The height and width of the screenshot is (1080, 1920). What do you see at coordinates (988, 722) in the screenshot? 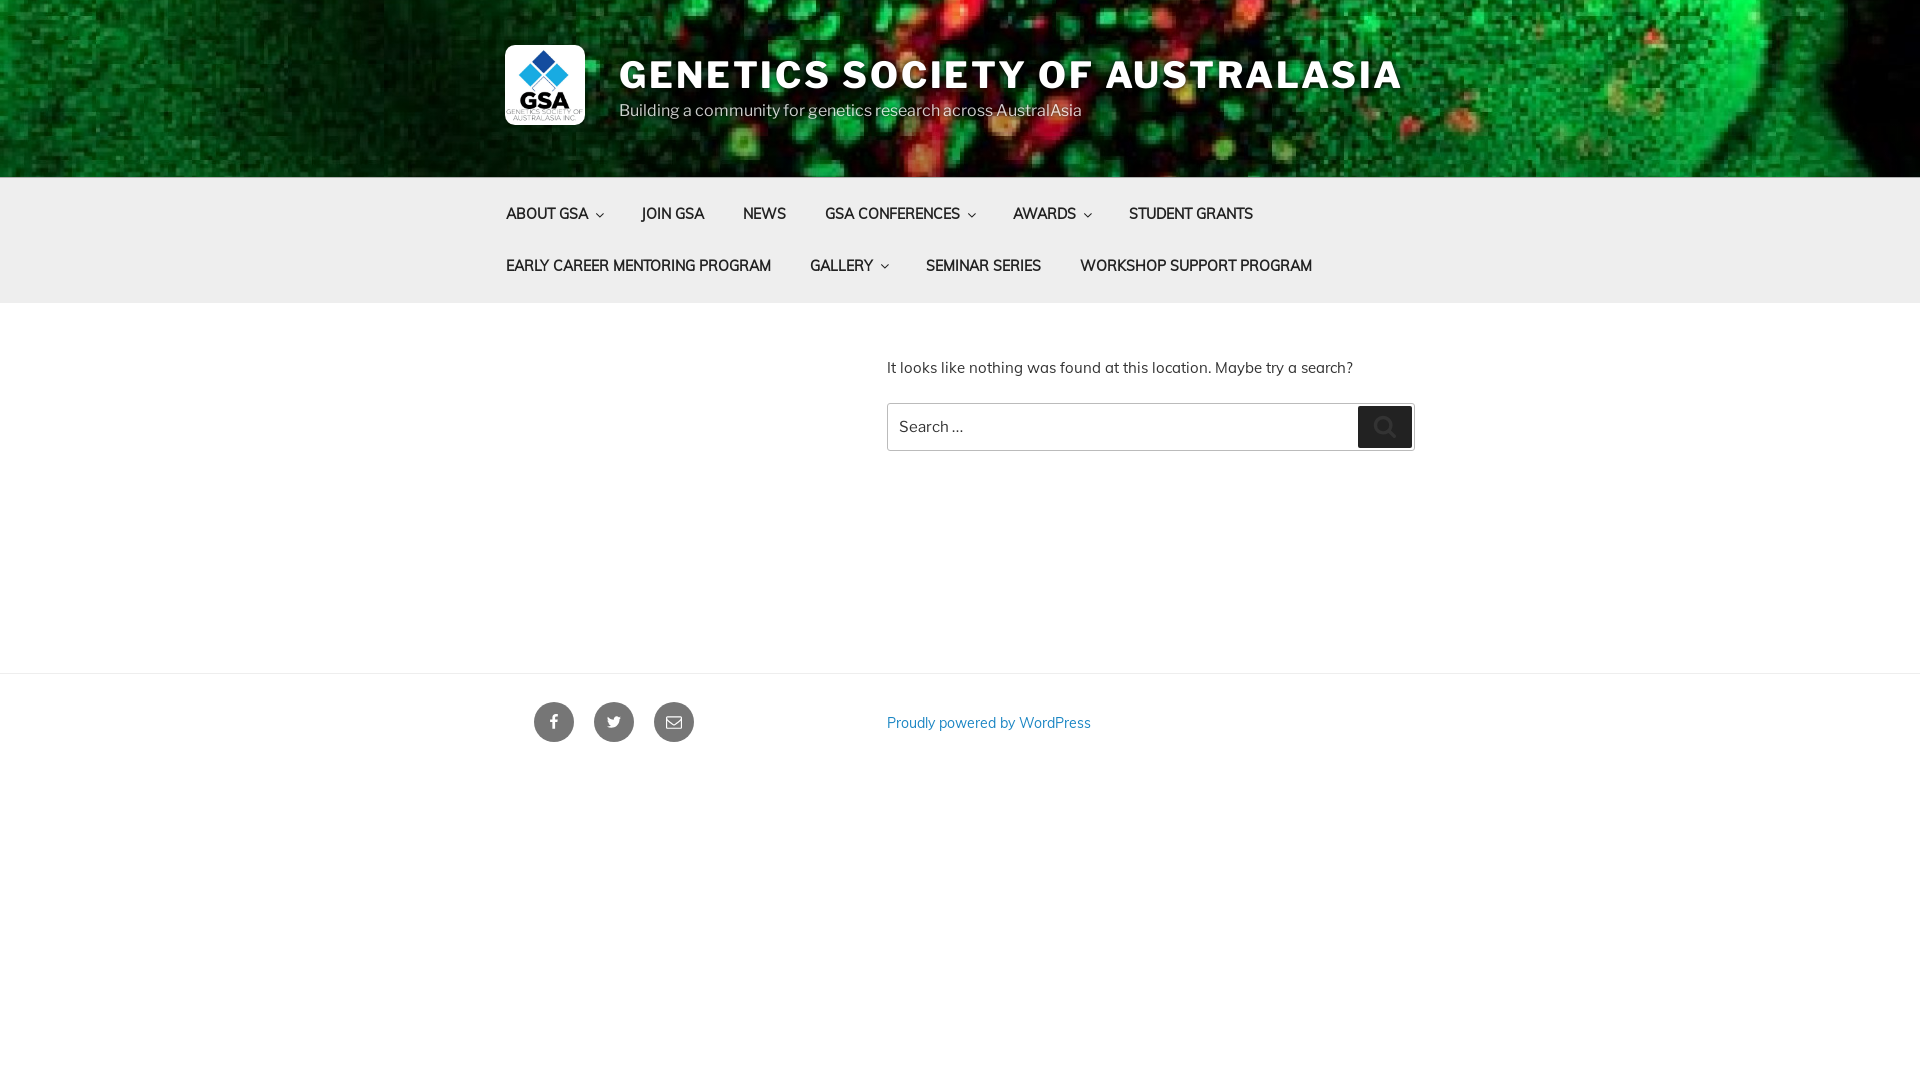
I see `'Proudly powered by WordPress'` at bounding box center [988, 722].